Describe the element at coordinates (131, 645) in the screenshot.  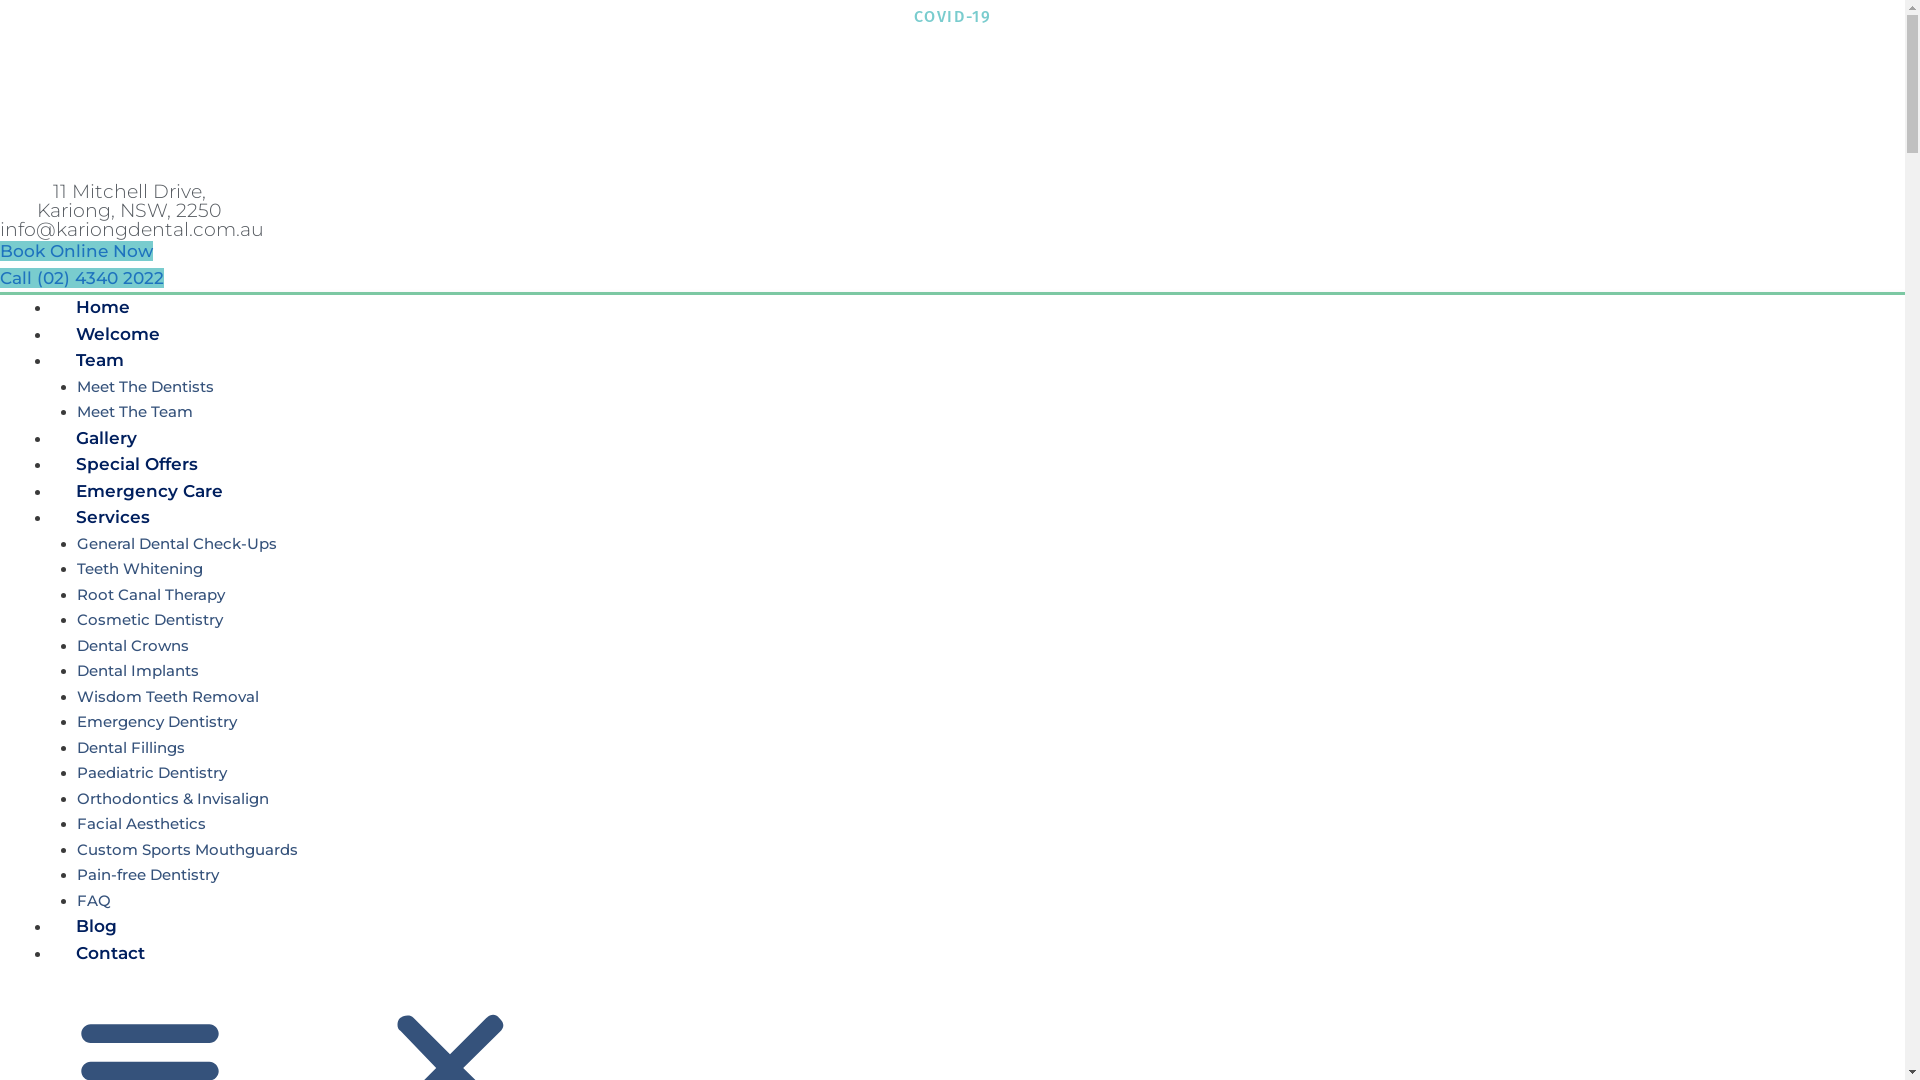
I see `'Dental Crowns'` at that location.